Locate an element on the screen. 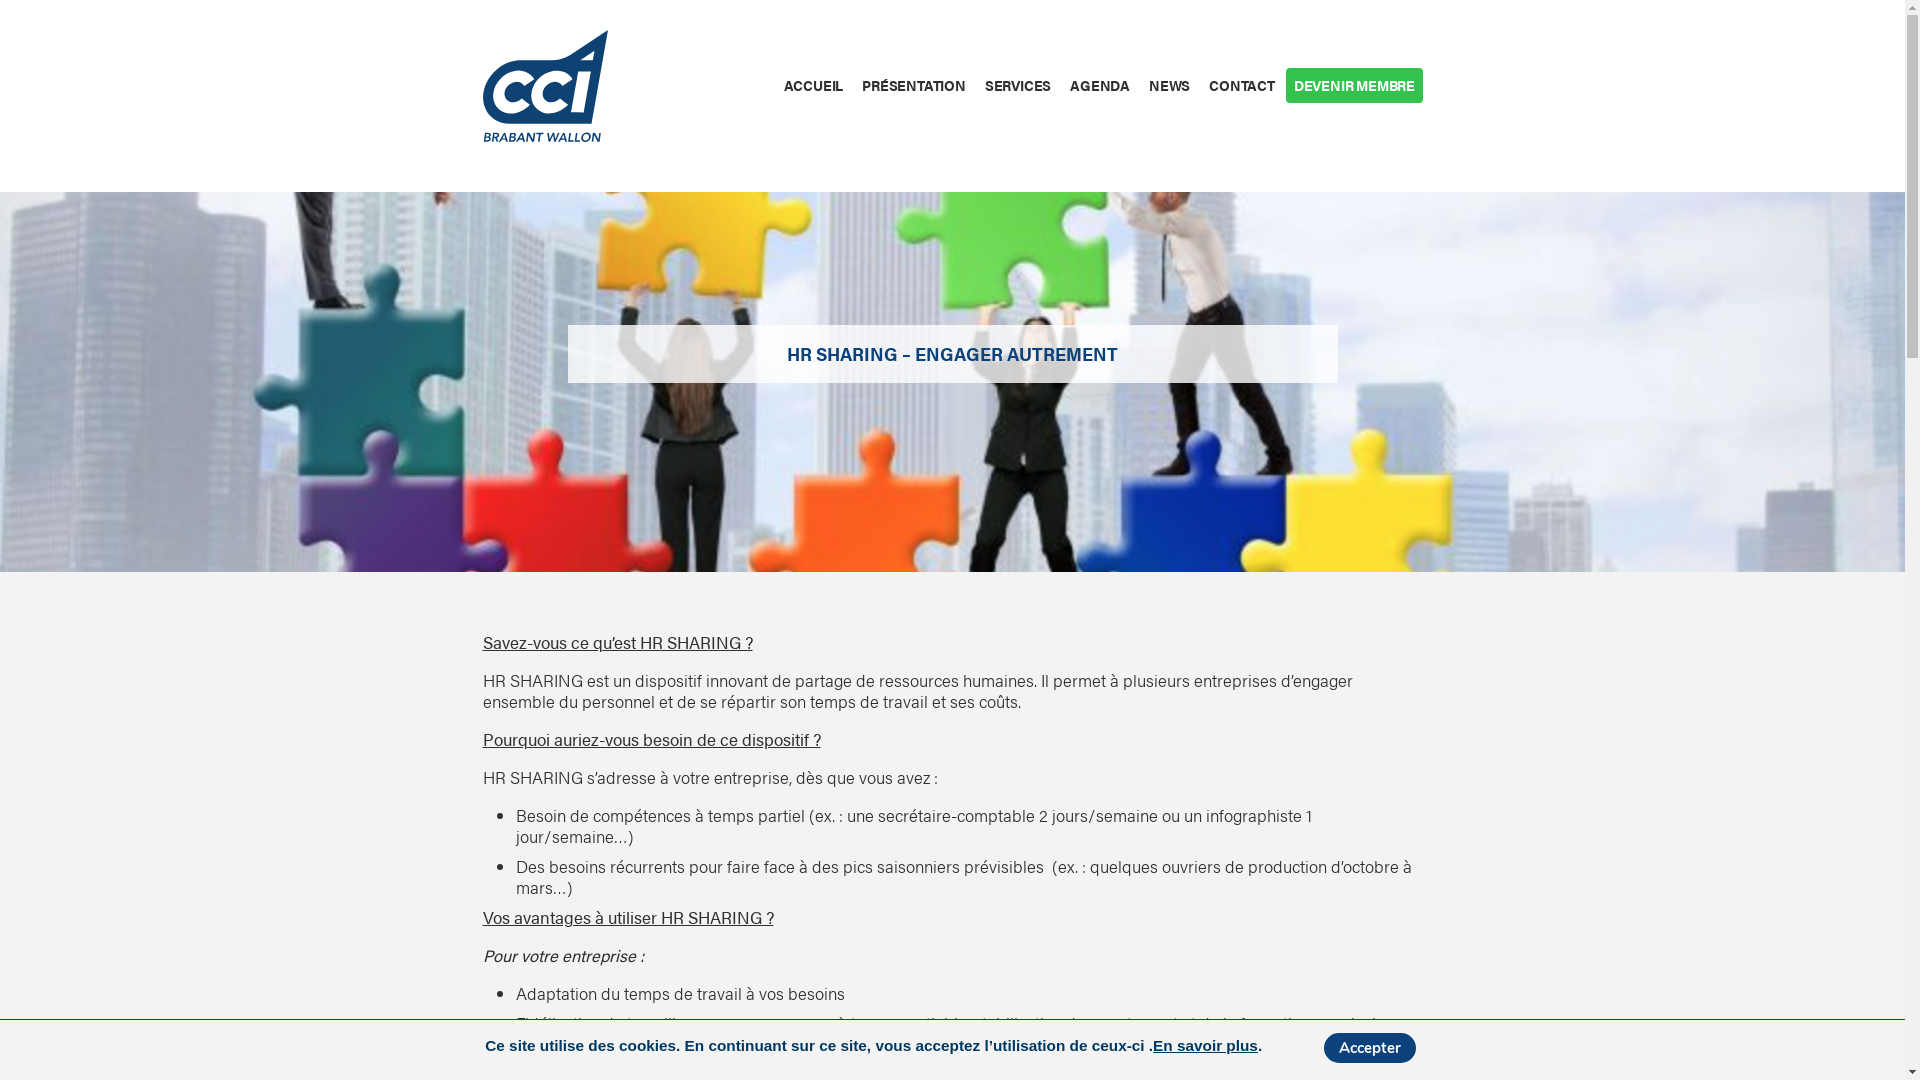  'CONTACT' is located at coordinates (1241, 84).